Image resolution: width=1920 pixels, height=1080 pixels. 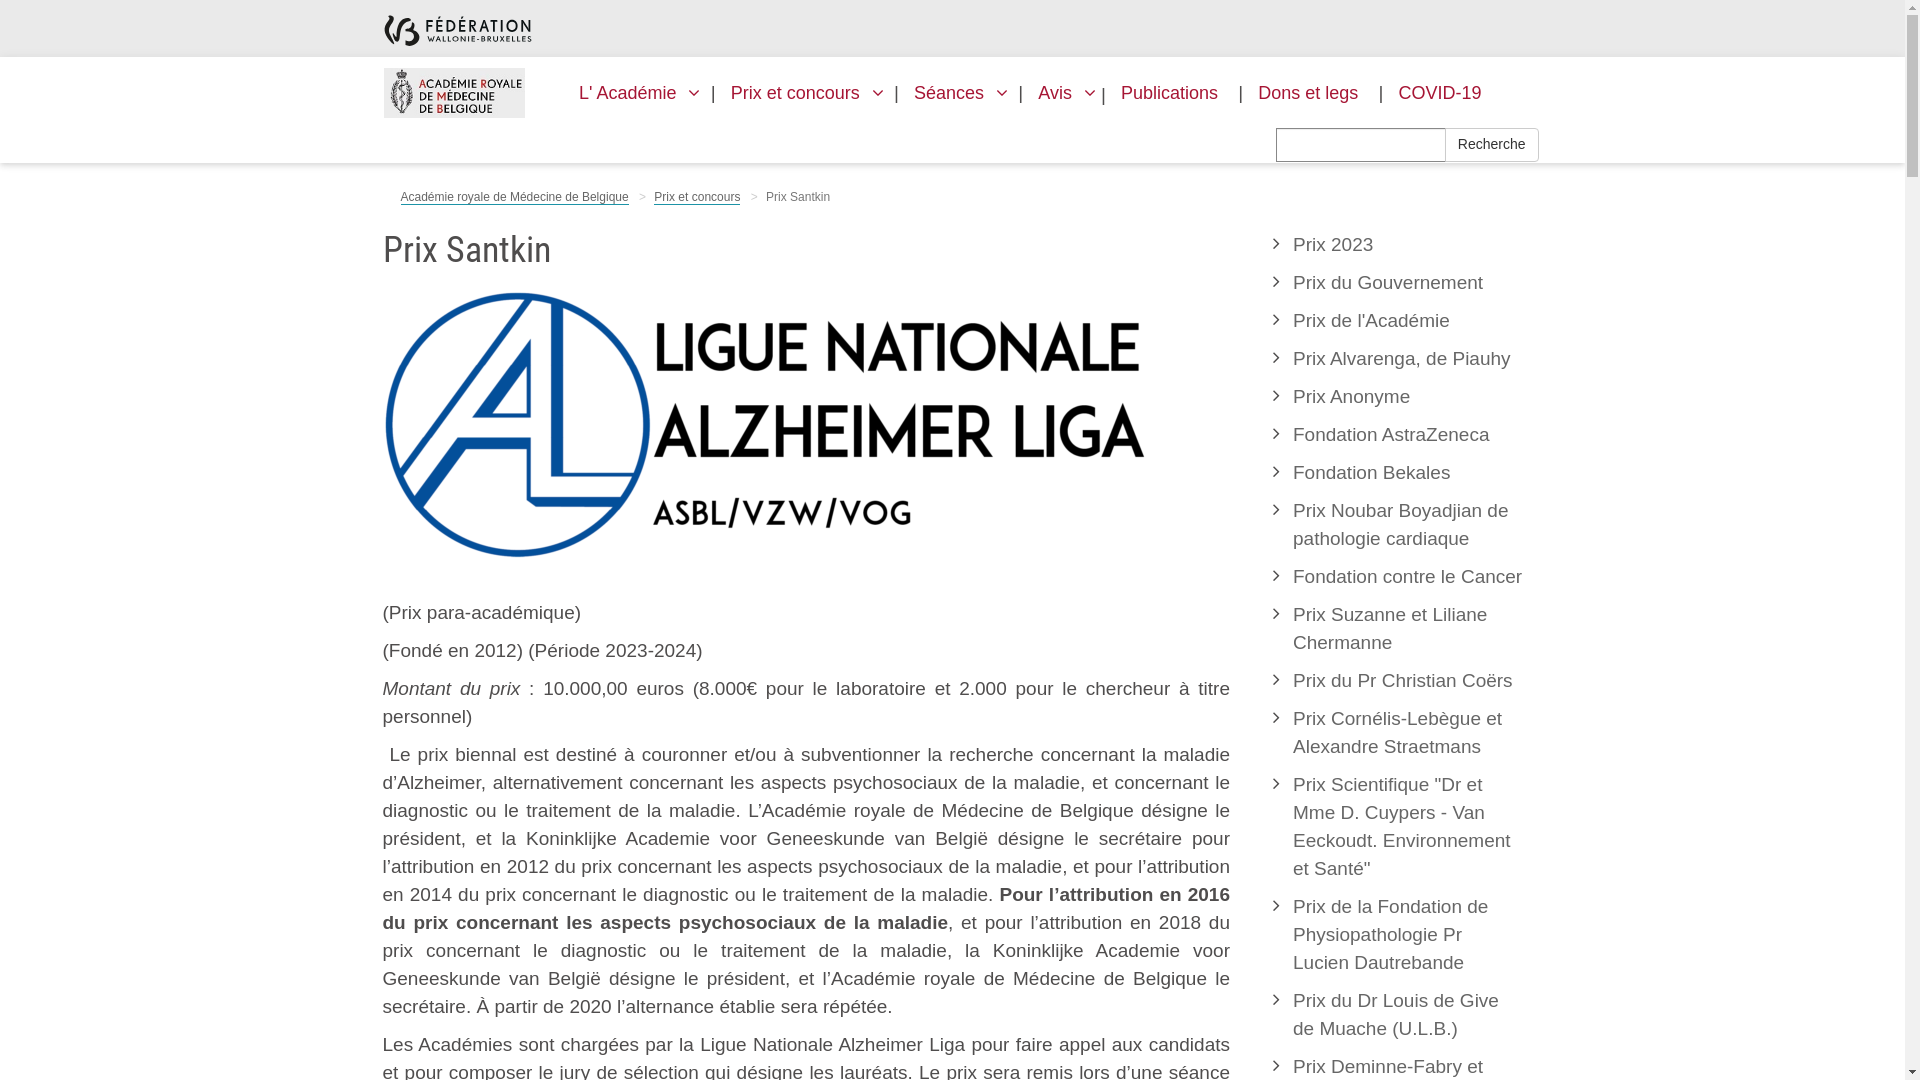 What do you see at coordinates (1406, 434) in the screenshot?
I see `'Fondation AstraZeneca'` at bounding box center [1406, 434].